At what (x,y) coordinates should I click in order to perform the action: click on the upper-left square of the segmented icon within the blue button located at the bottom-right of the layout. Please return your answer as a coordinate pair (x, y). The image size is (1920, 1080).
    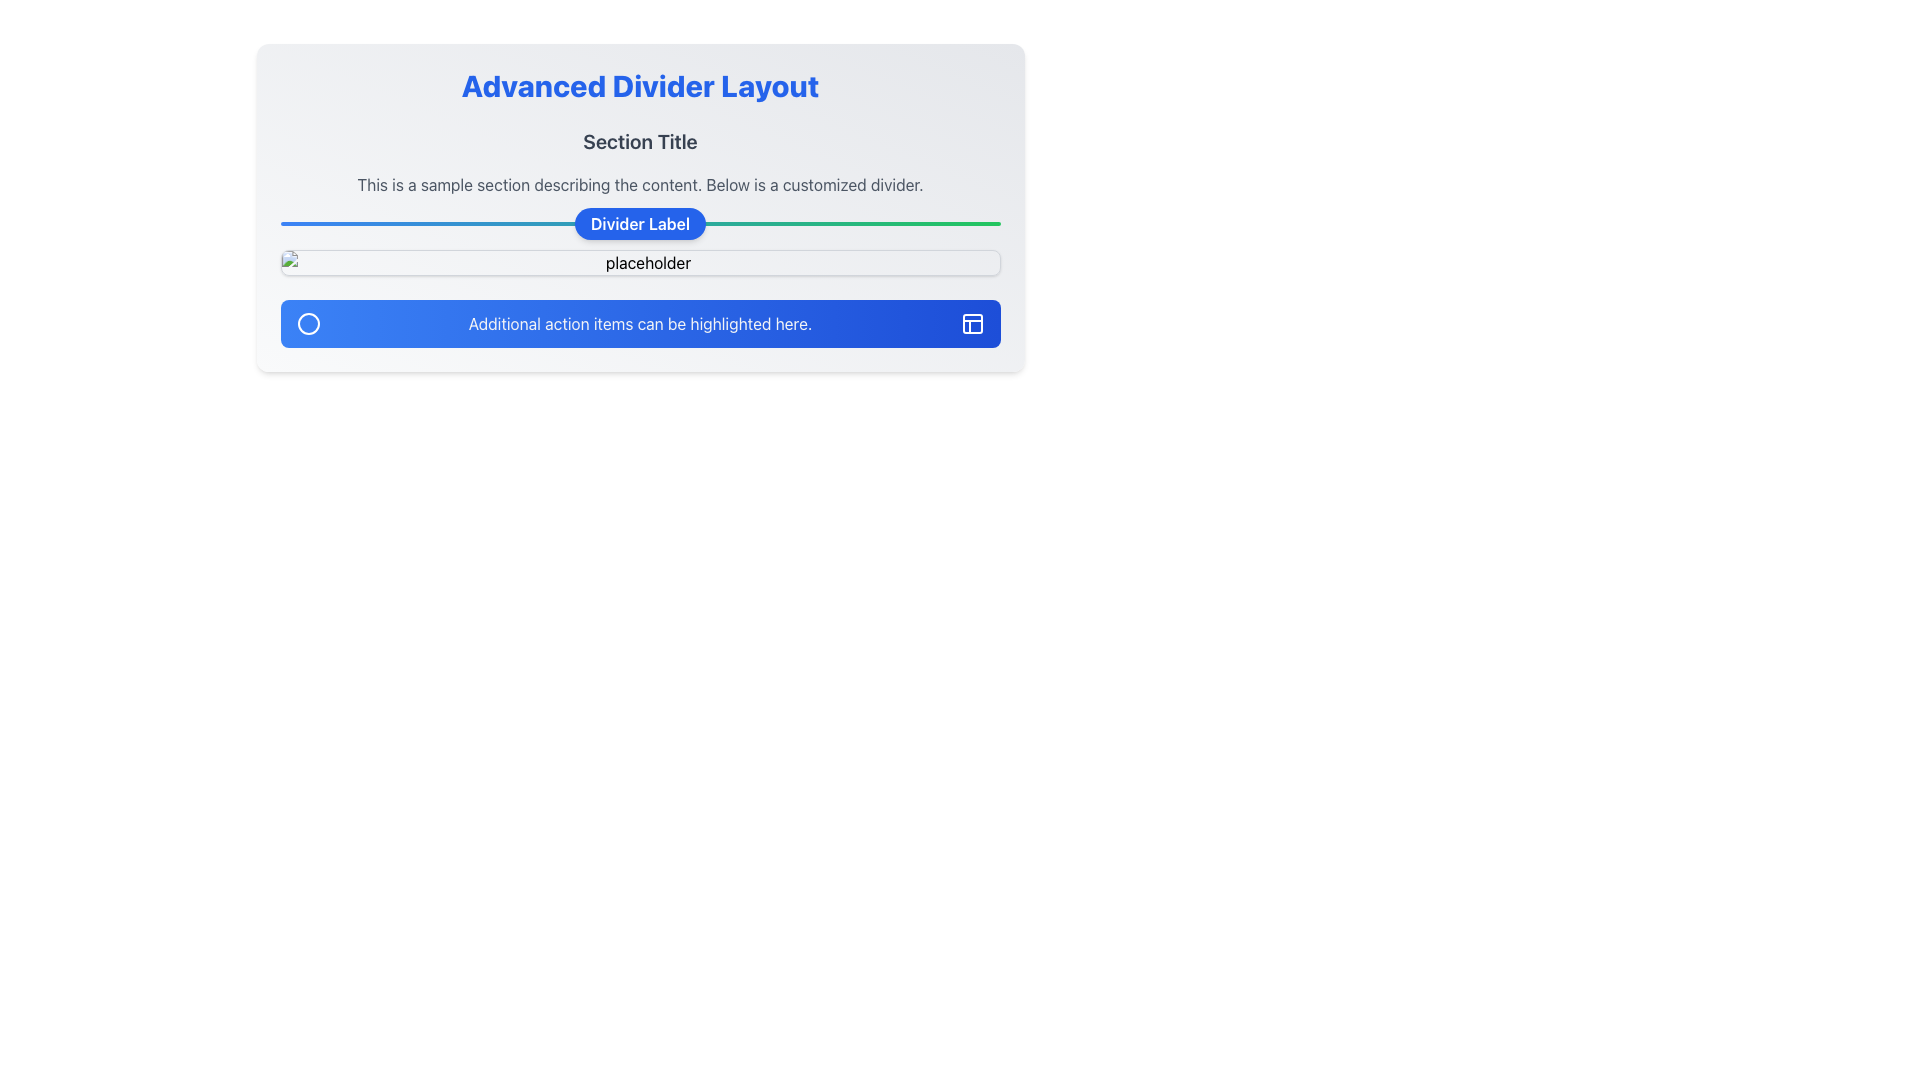
    Looking at the image, I should click on (972, 323).